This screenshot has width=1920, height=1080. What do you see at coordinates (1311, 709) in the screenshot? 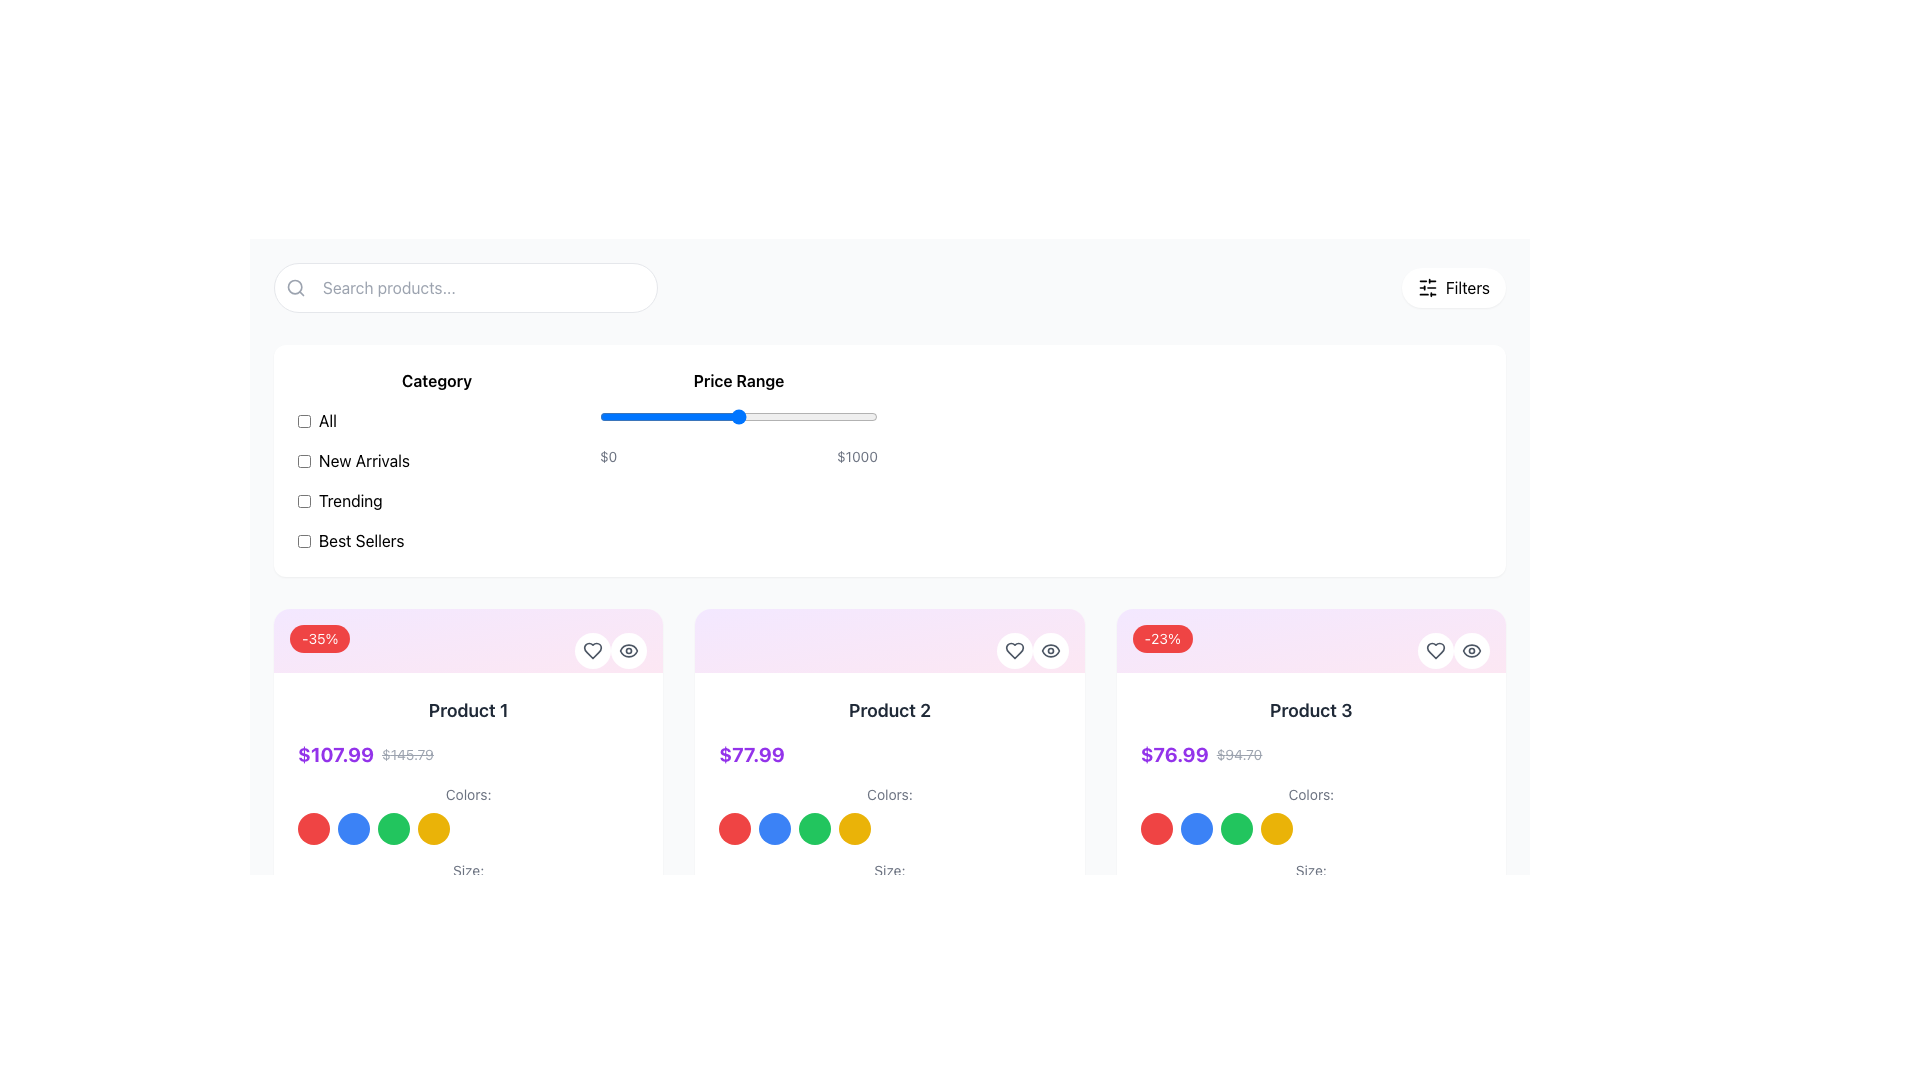
I see `the text label displaying 'Product 3' which is located at the top of its product card, beneath the discount badge and above the price information` at bounding box center [1311, 709].